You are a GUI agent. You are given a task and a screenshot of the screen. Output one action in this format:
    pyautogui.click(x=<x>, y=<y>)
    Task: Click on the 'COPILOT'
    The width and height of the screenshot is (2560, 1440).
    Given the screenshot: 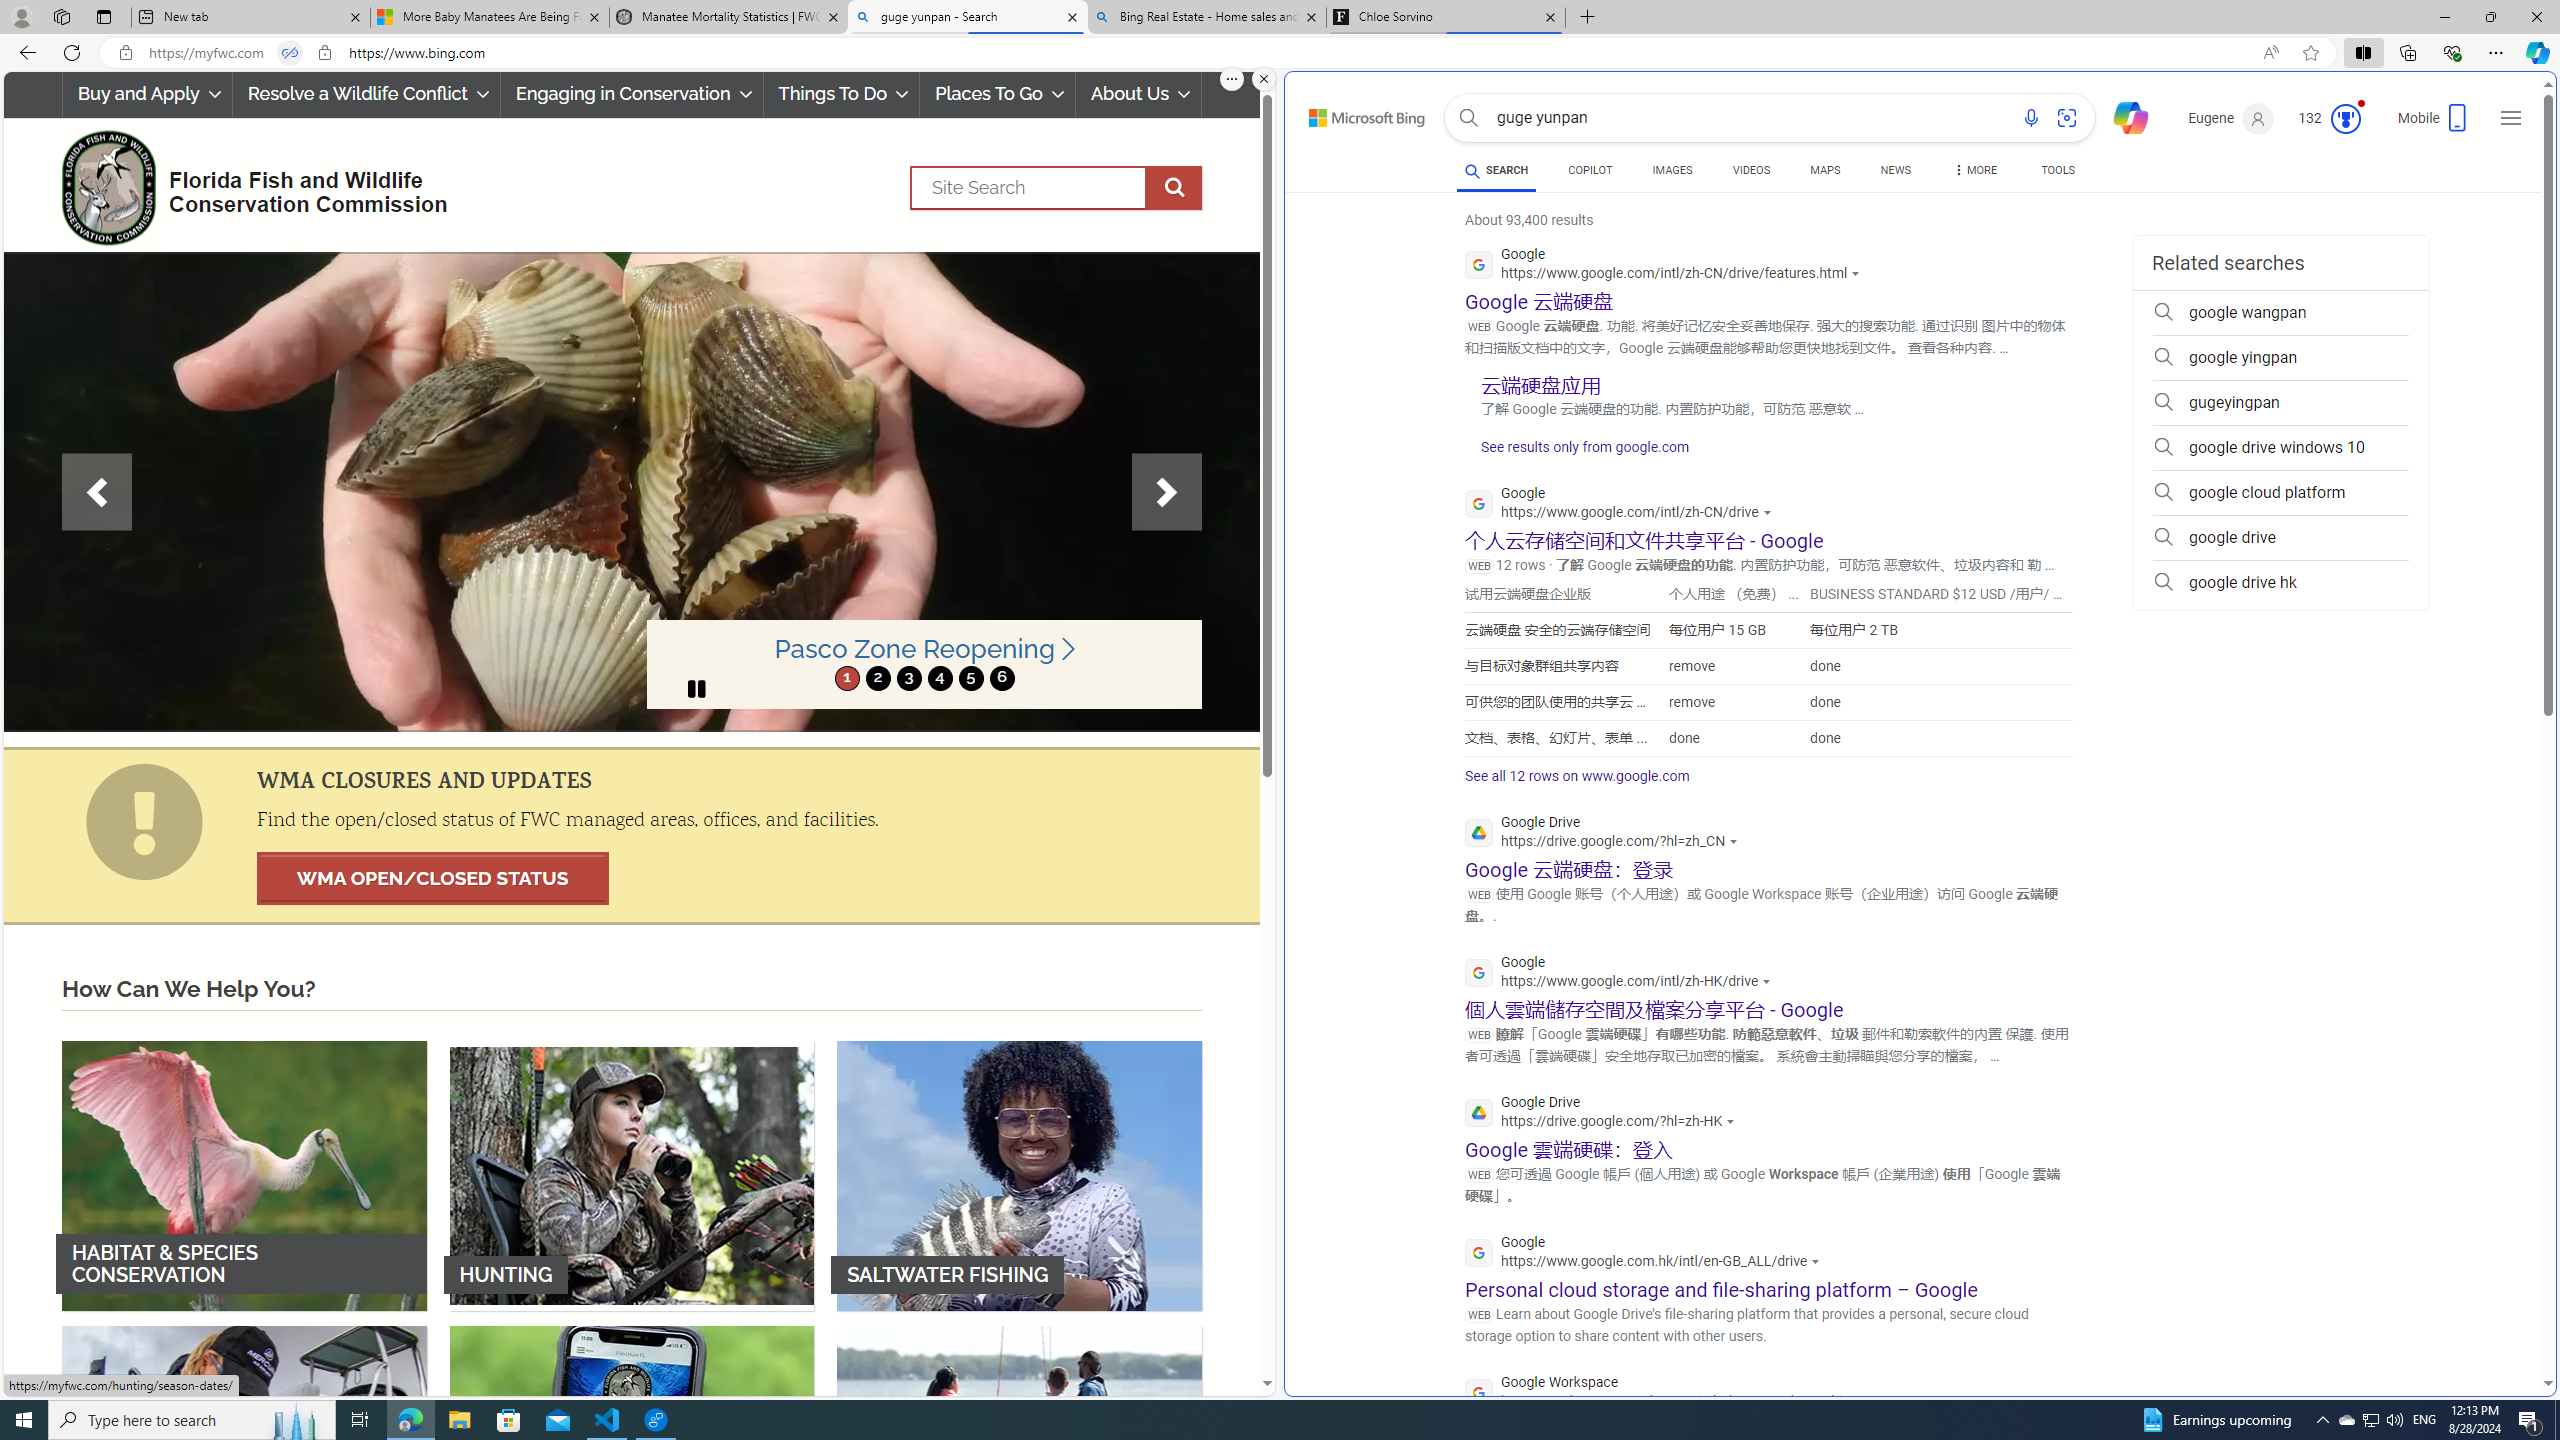 What is the action you would take?
    pyautogui.click(x=1589, y=172)
    